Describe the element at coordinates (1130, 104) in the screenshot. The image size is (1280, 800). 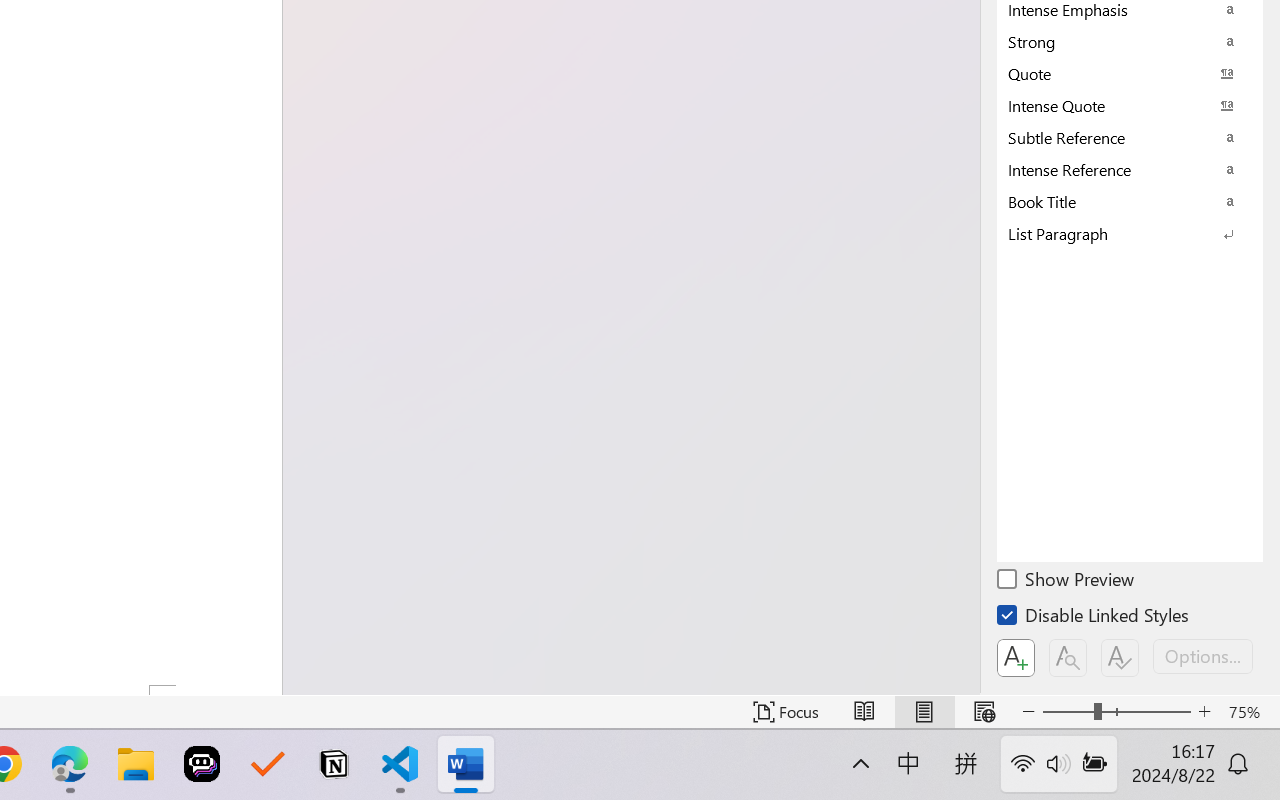
I see `'Intense Quote'` at that location.